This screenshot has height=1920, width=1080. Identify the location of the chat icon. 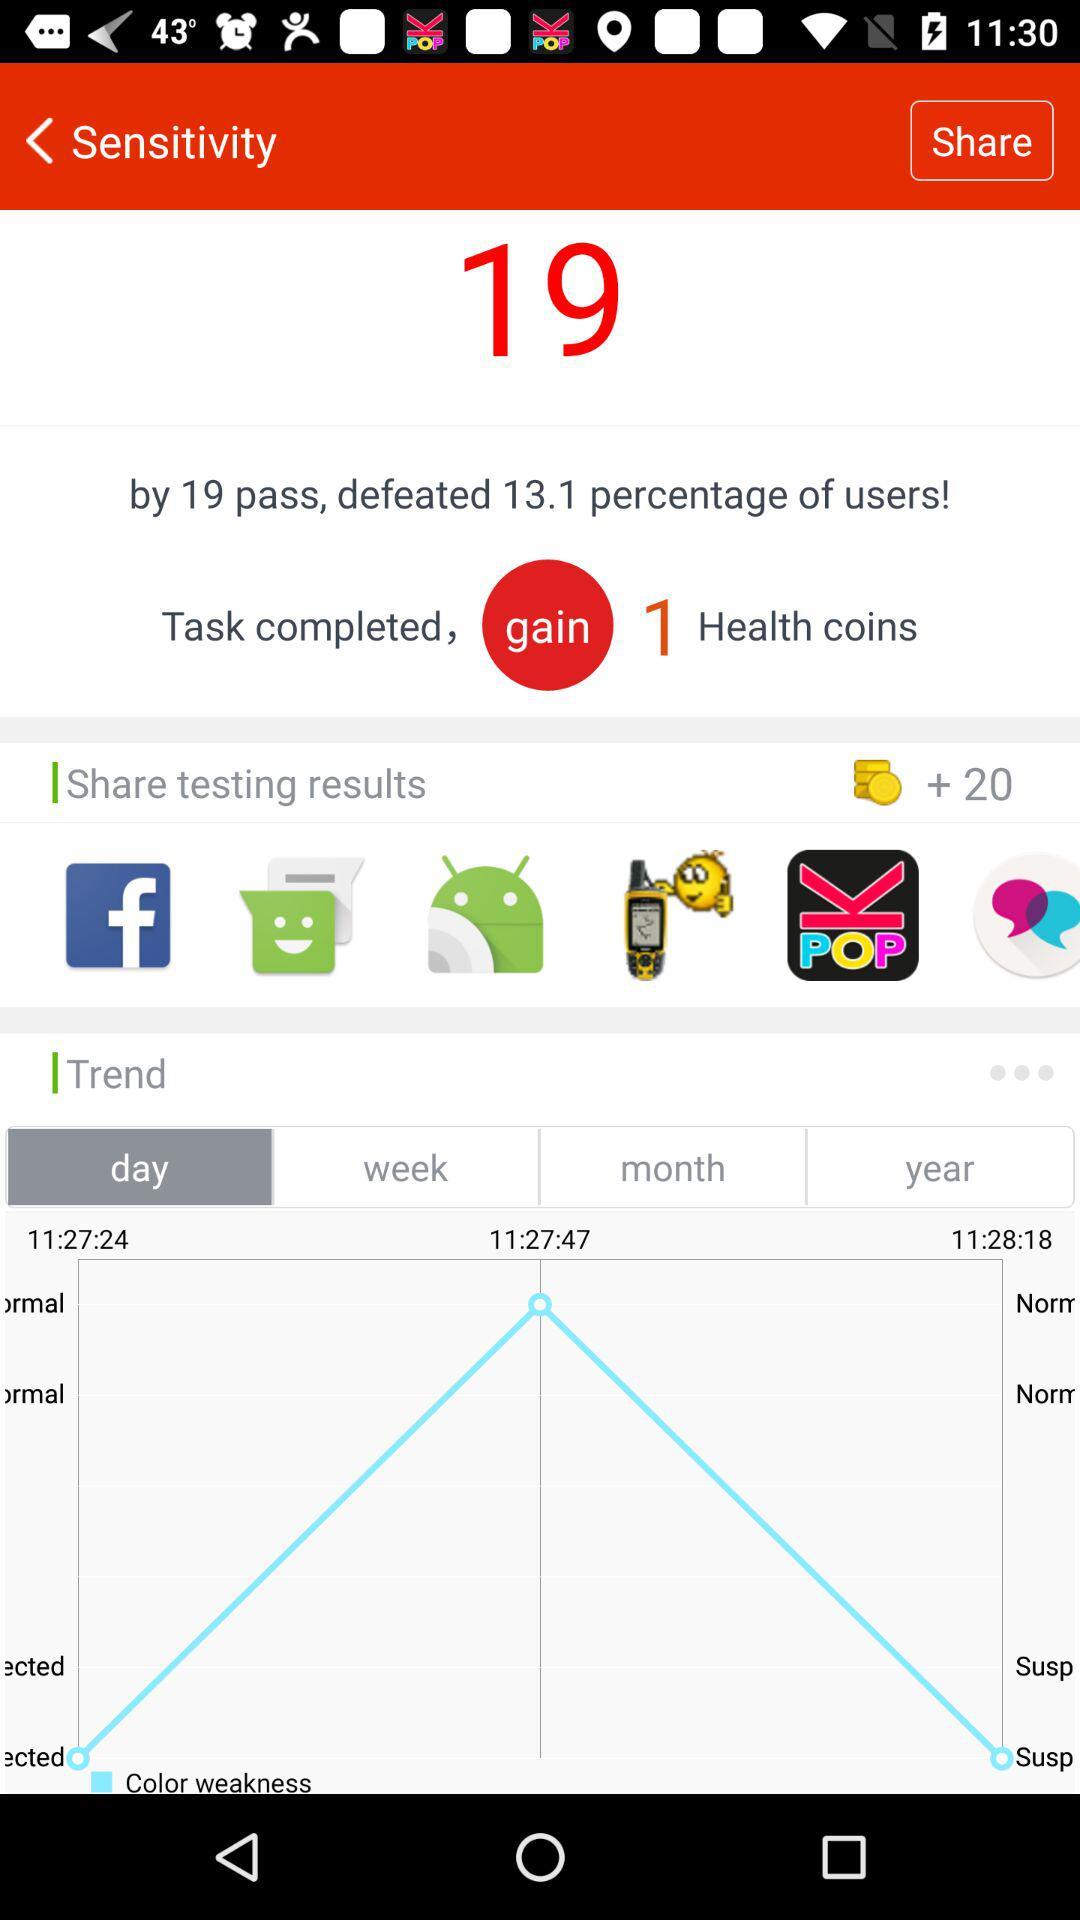
(301, 914).